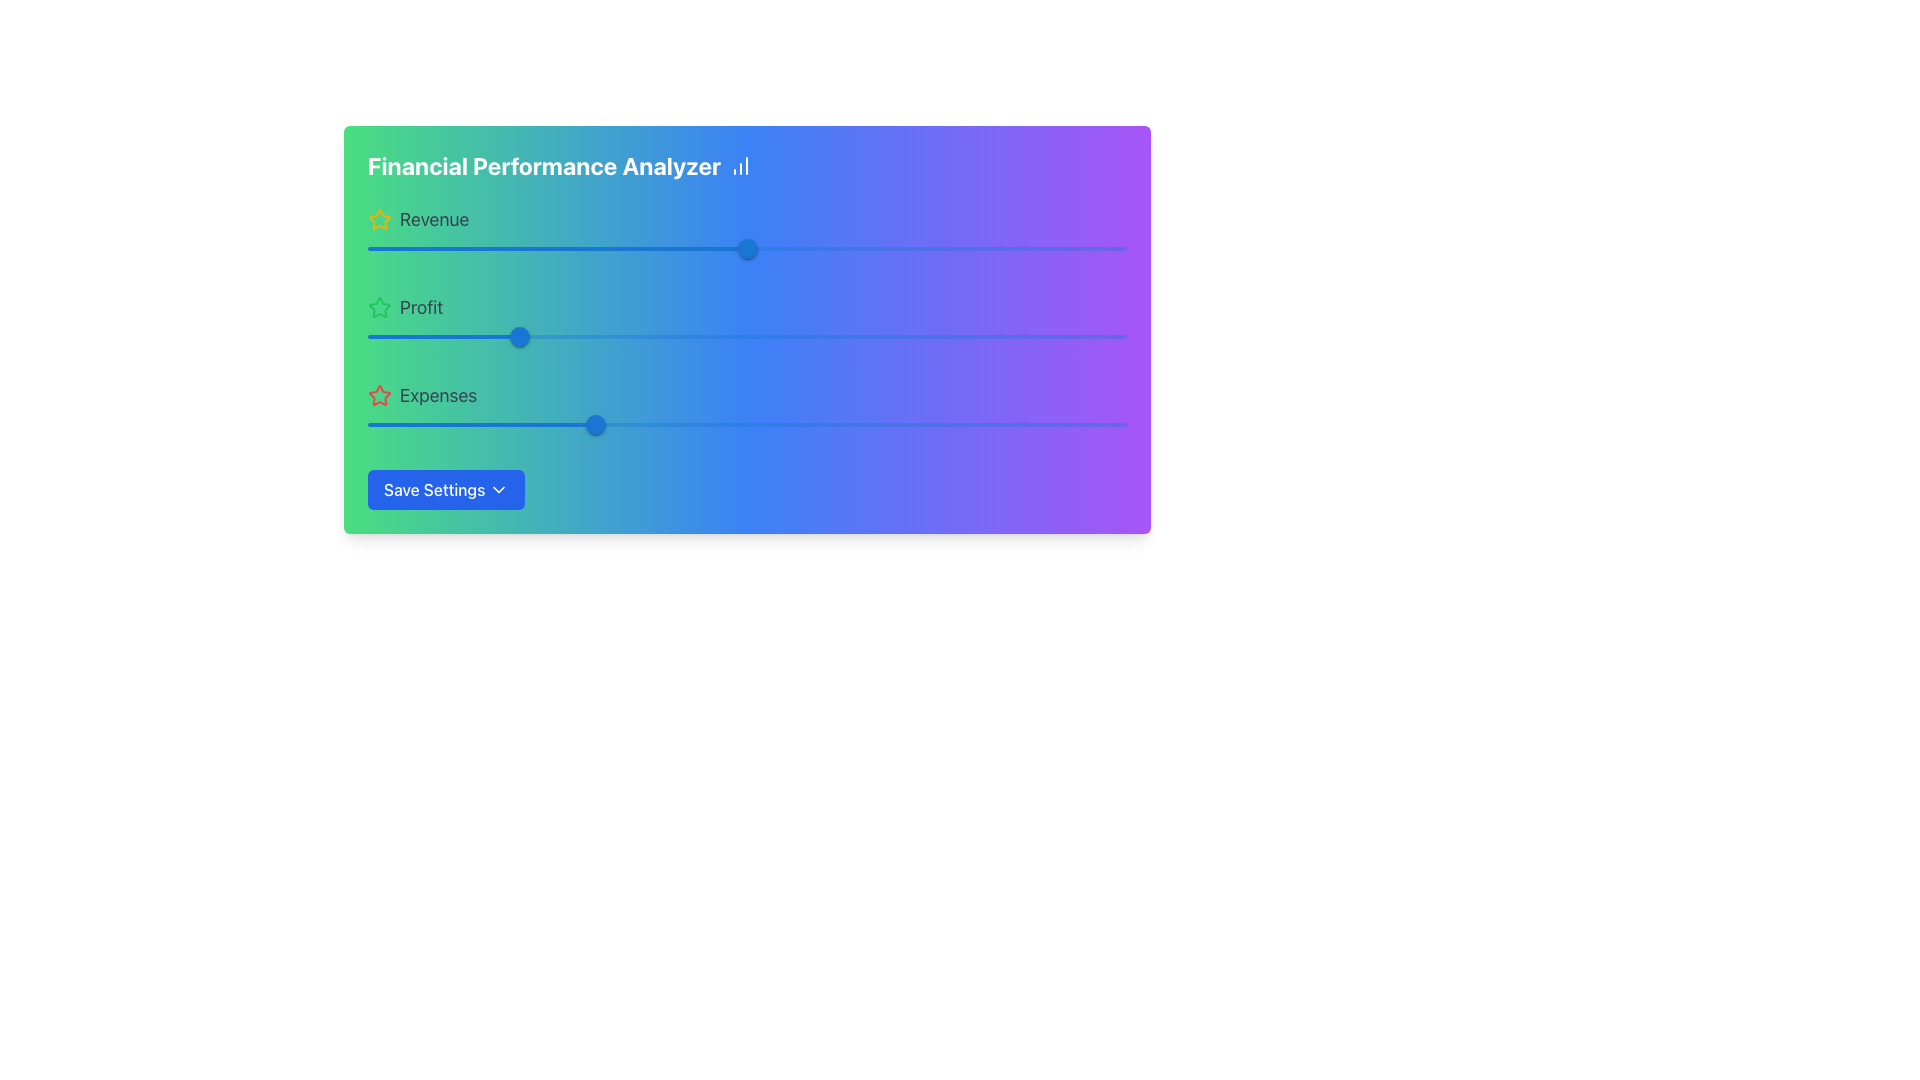  What do you see at coordinates (806, 335) in the screenshot?
I see `the profit slider` at bounding box center [806, 335].